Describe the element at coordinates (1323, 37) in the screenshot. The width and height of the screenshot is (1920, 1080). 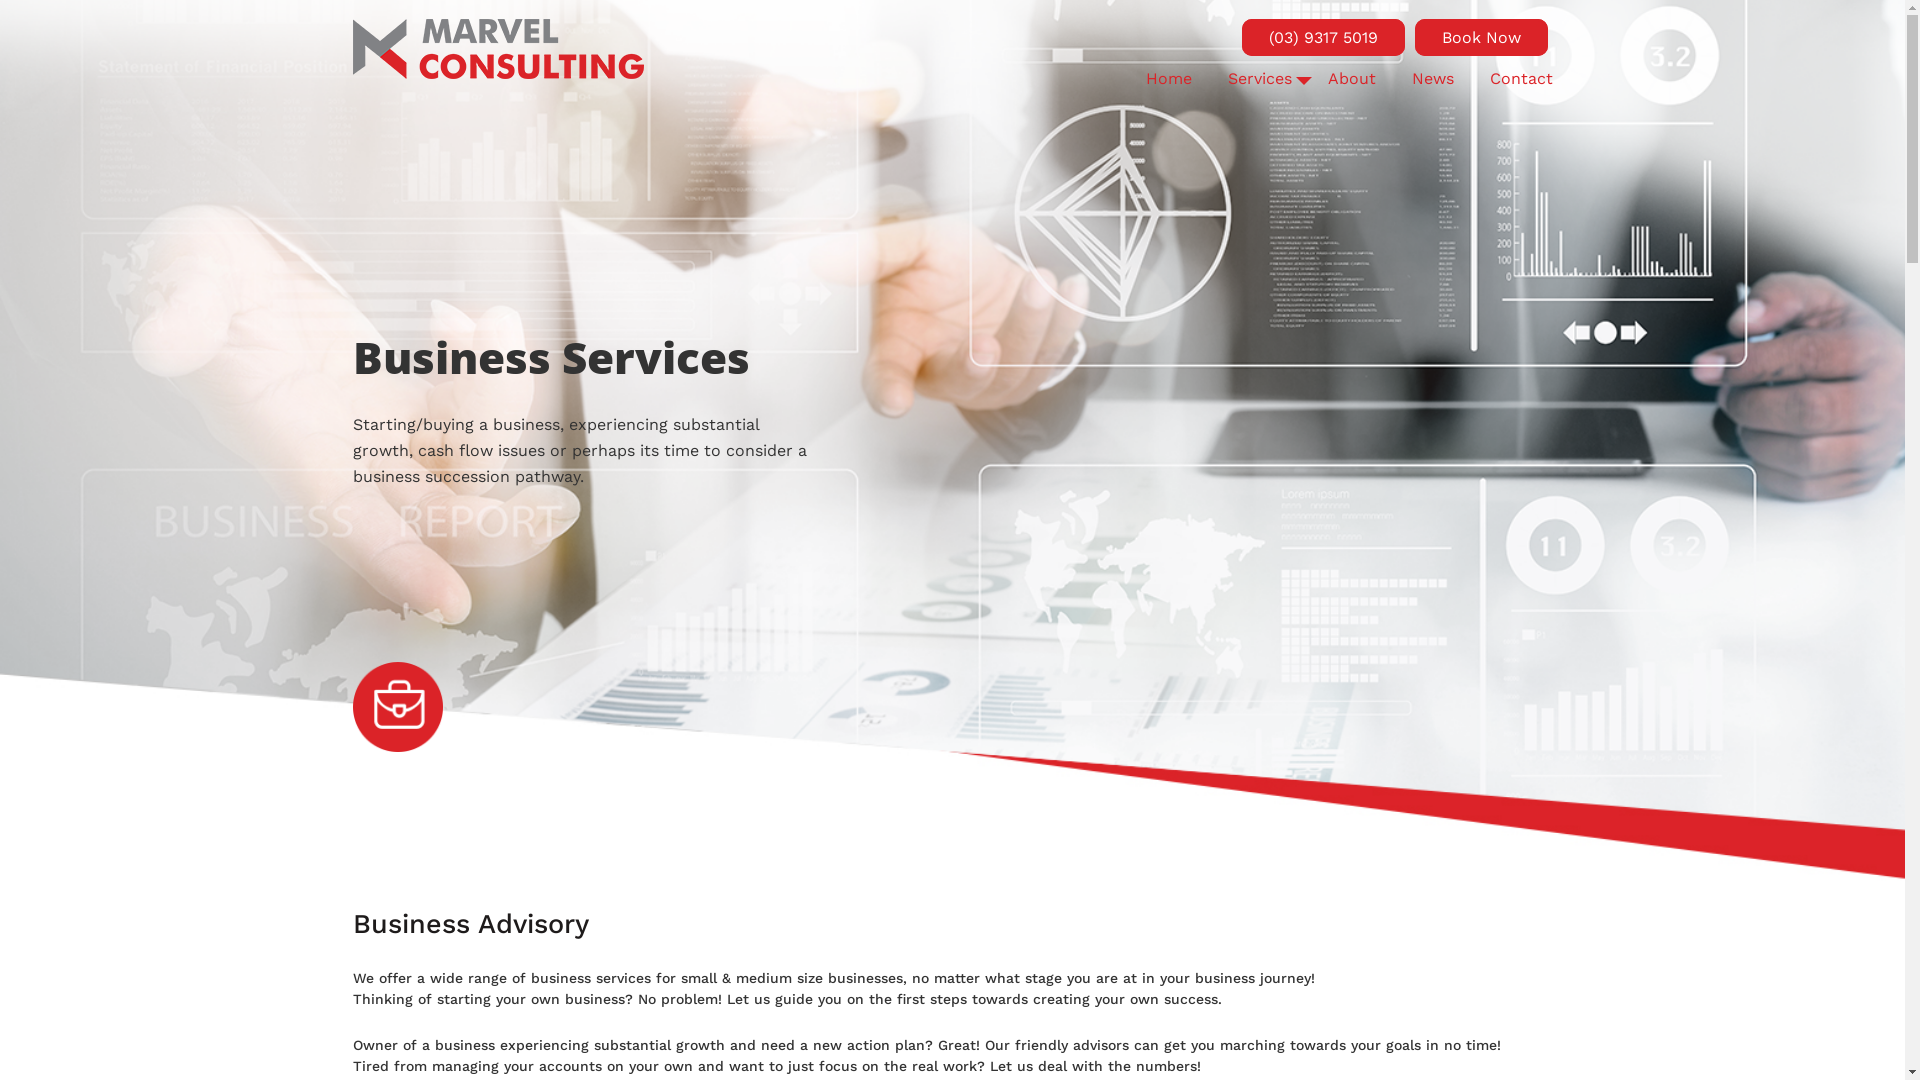
I see `'(03) 9317 5019'` at that location.